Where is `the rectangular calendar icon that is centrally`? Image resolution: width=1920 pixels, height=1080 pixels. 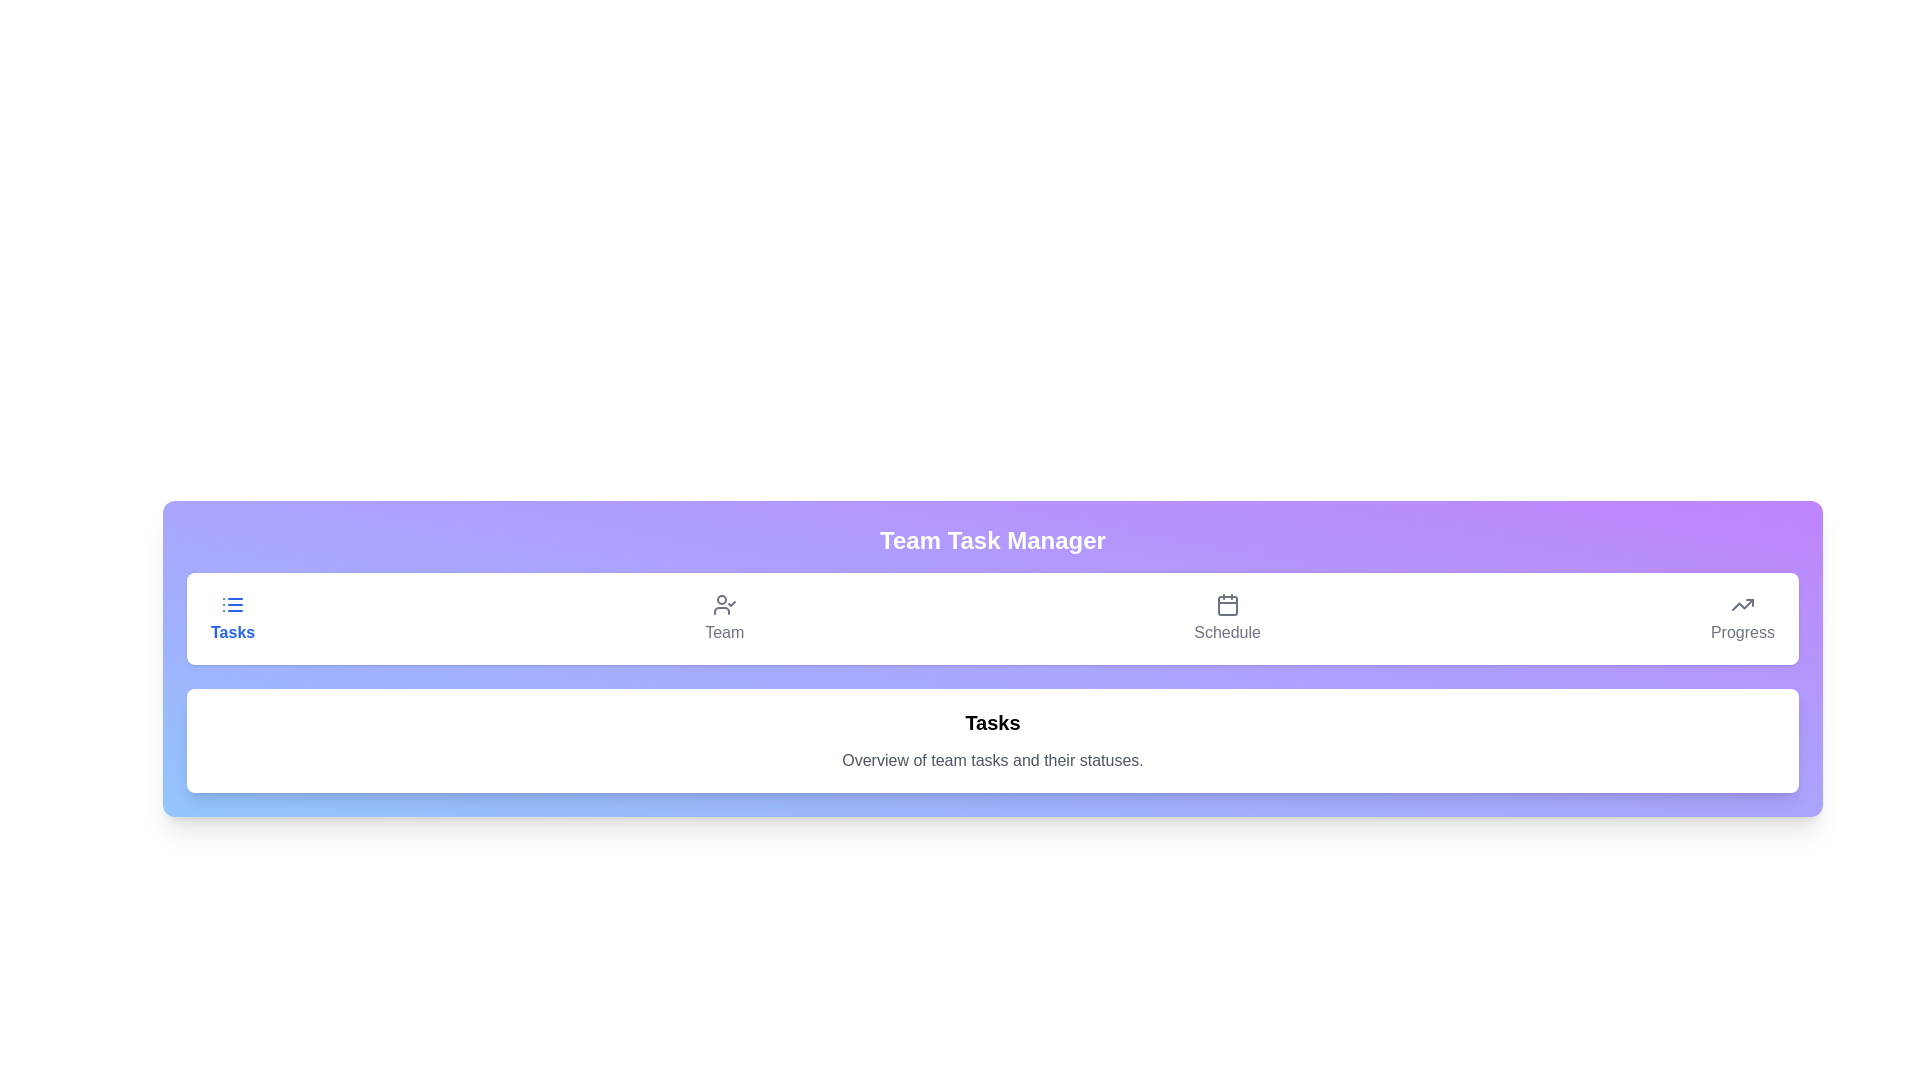 the rectangular calendar icon that is centrally is located at coordinates (1226, 604).